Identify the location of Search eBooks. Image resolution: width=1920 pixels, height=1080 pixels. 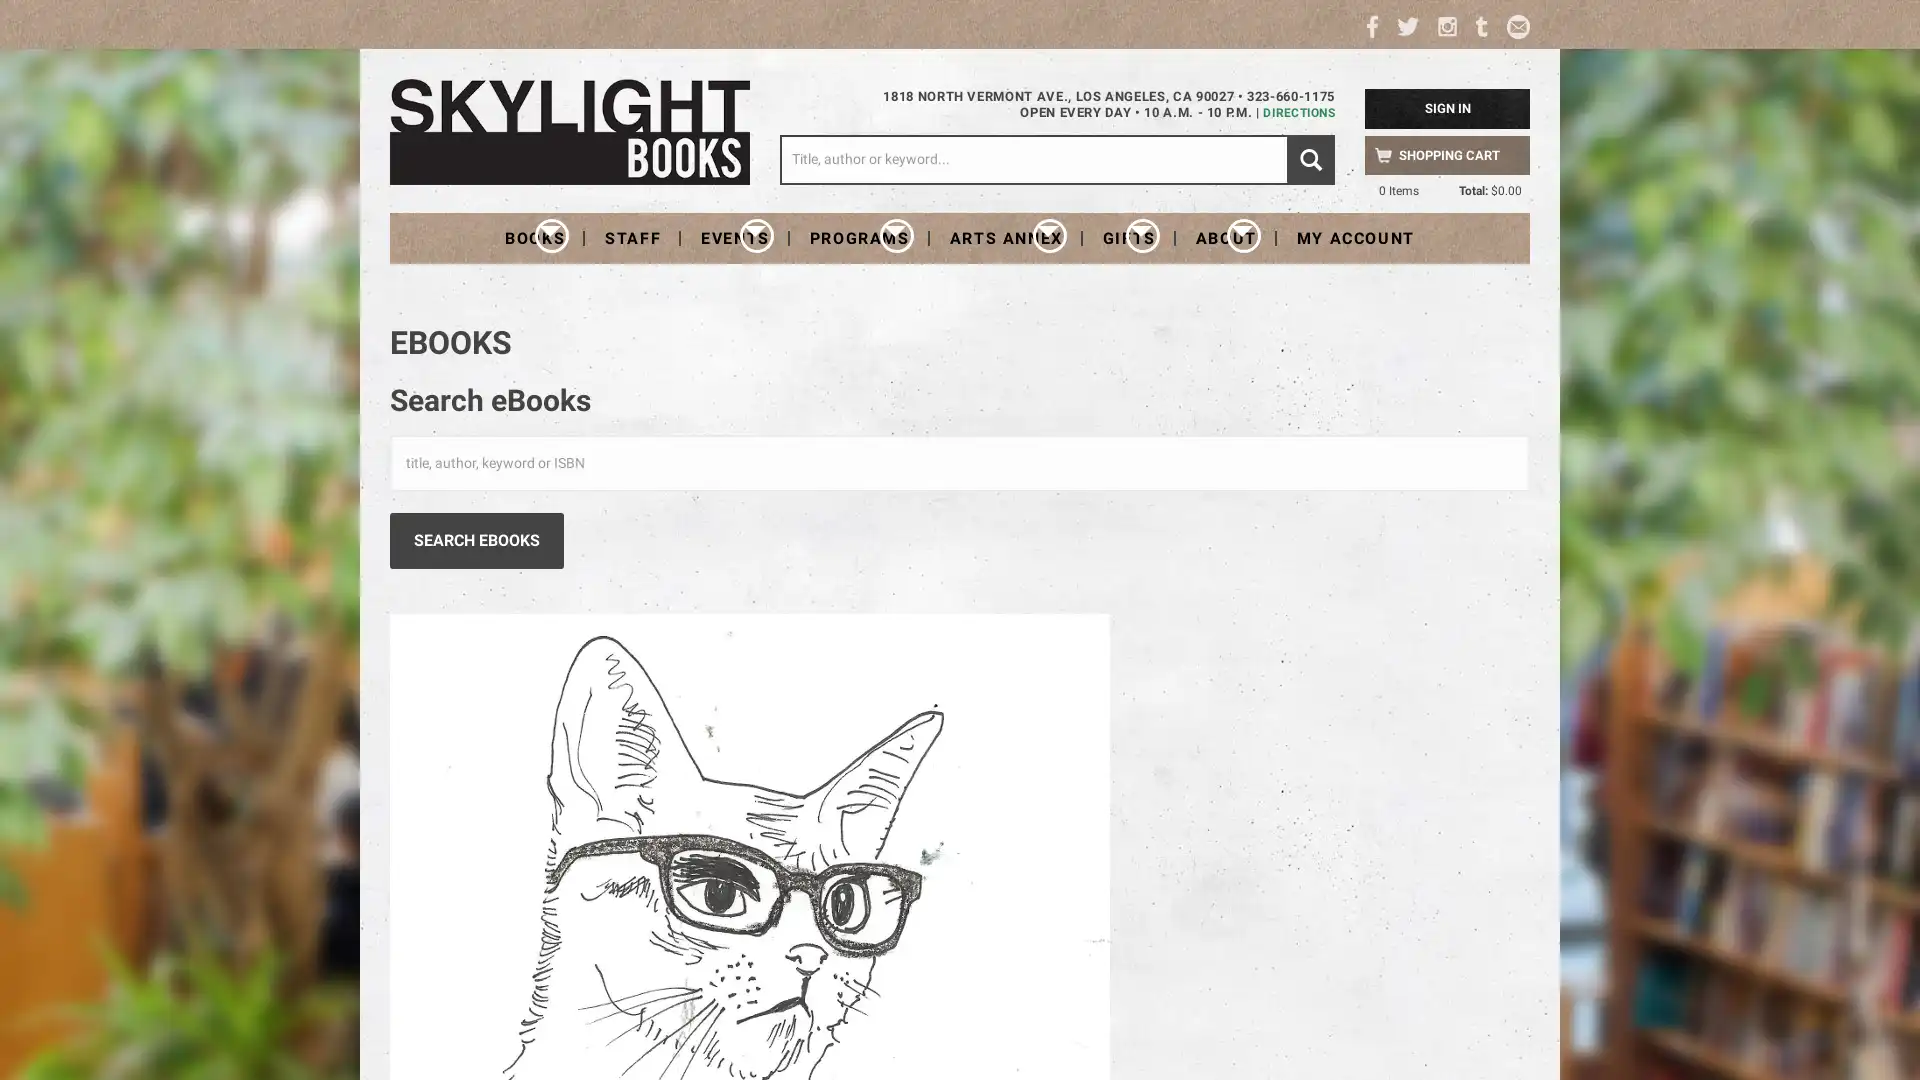
(475, 540).